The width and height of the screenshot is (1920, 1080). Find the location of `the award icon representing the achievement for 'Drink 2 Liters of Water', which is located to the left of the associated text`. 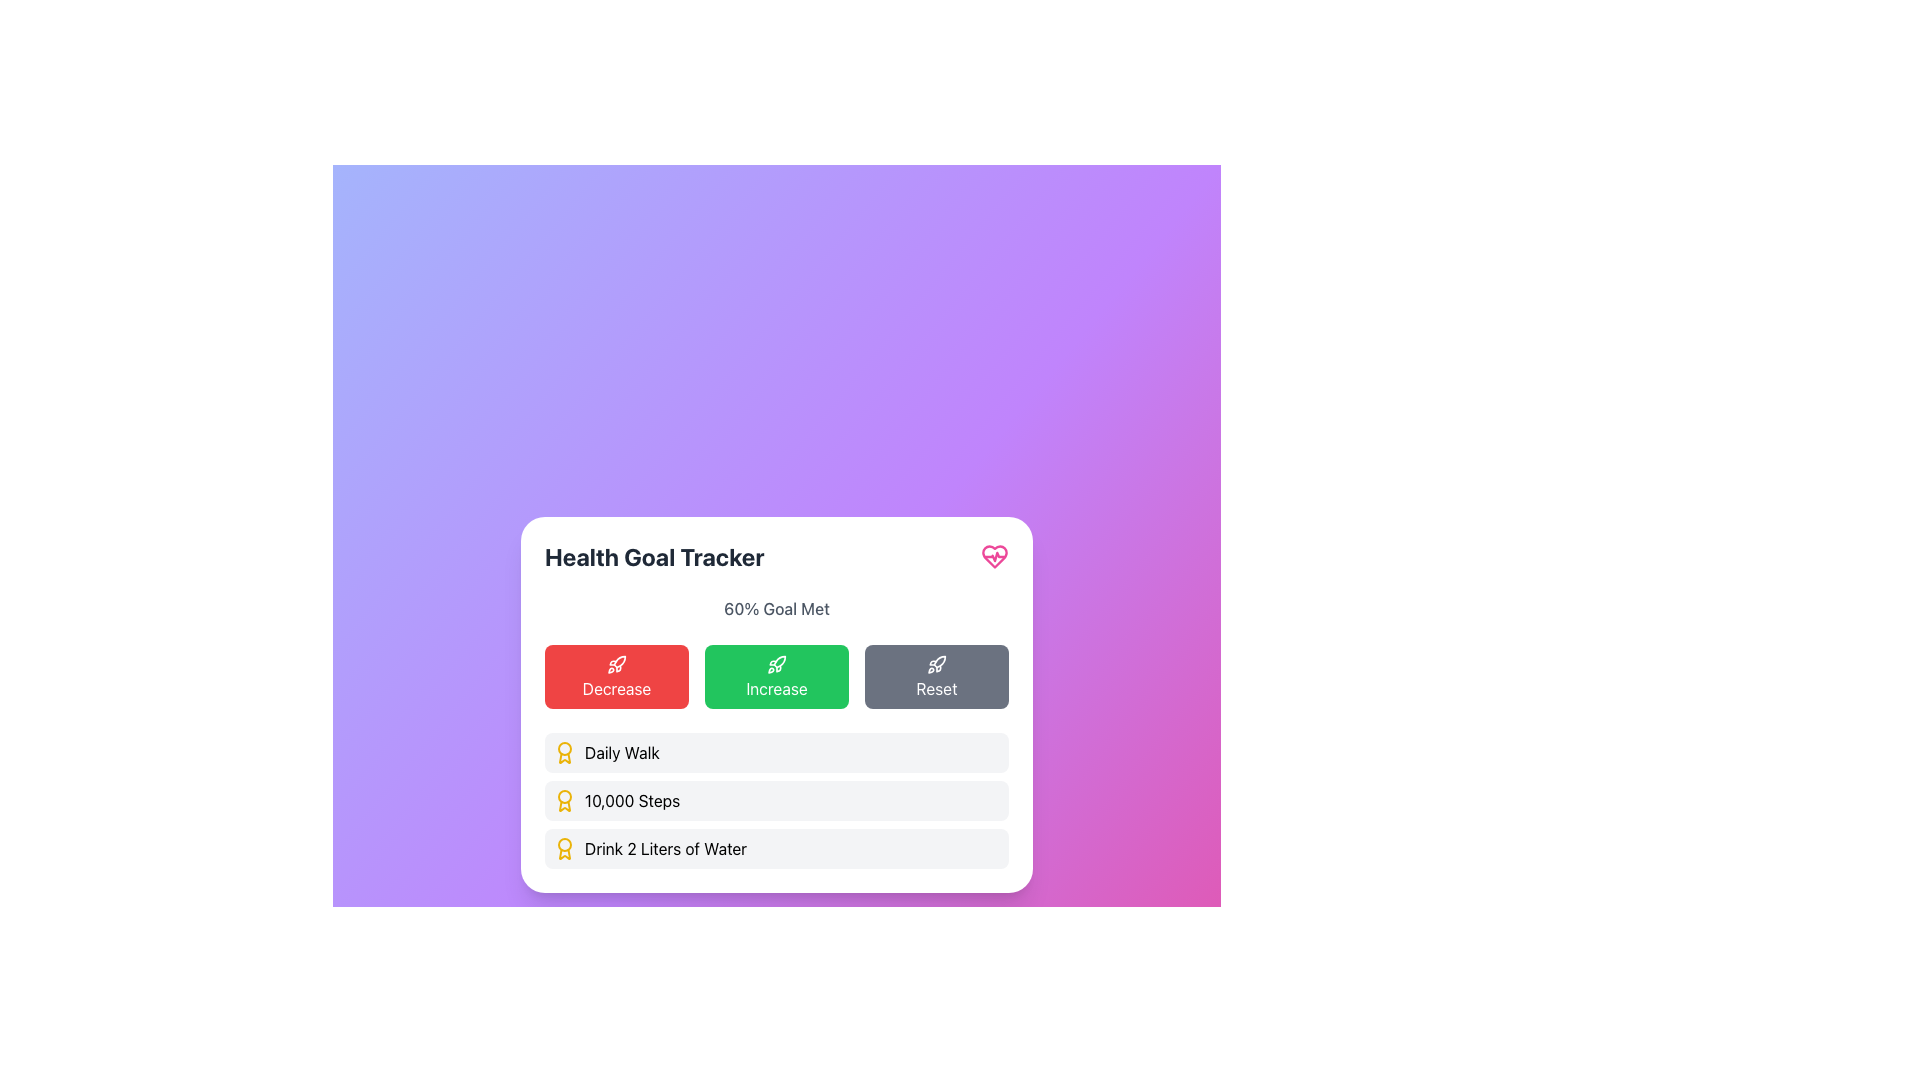

the award icon representing the achievement for 'Drink 2 Liters of Water', which is located to the left of the associated text is located at coordinates (564, 848).